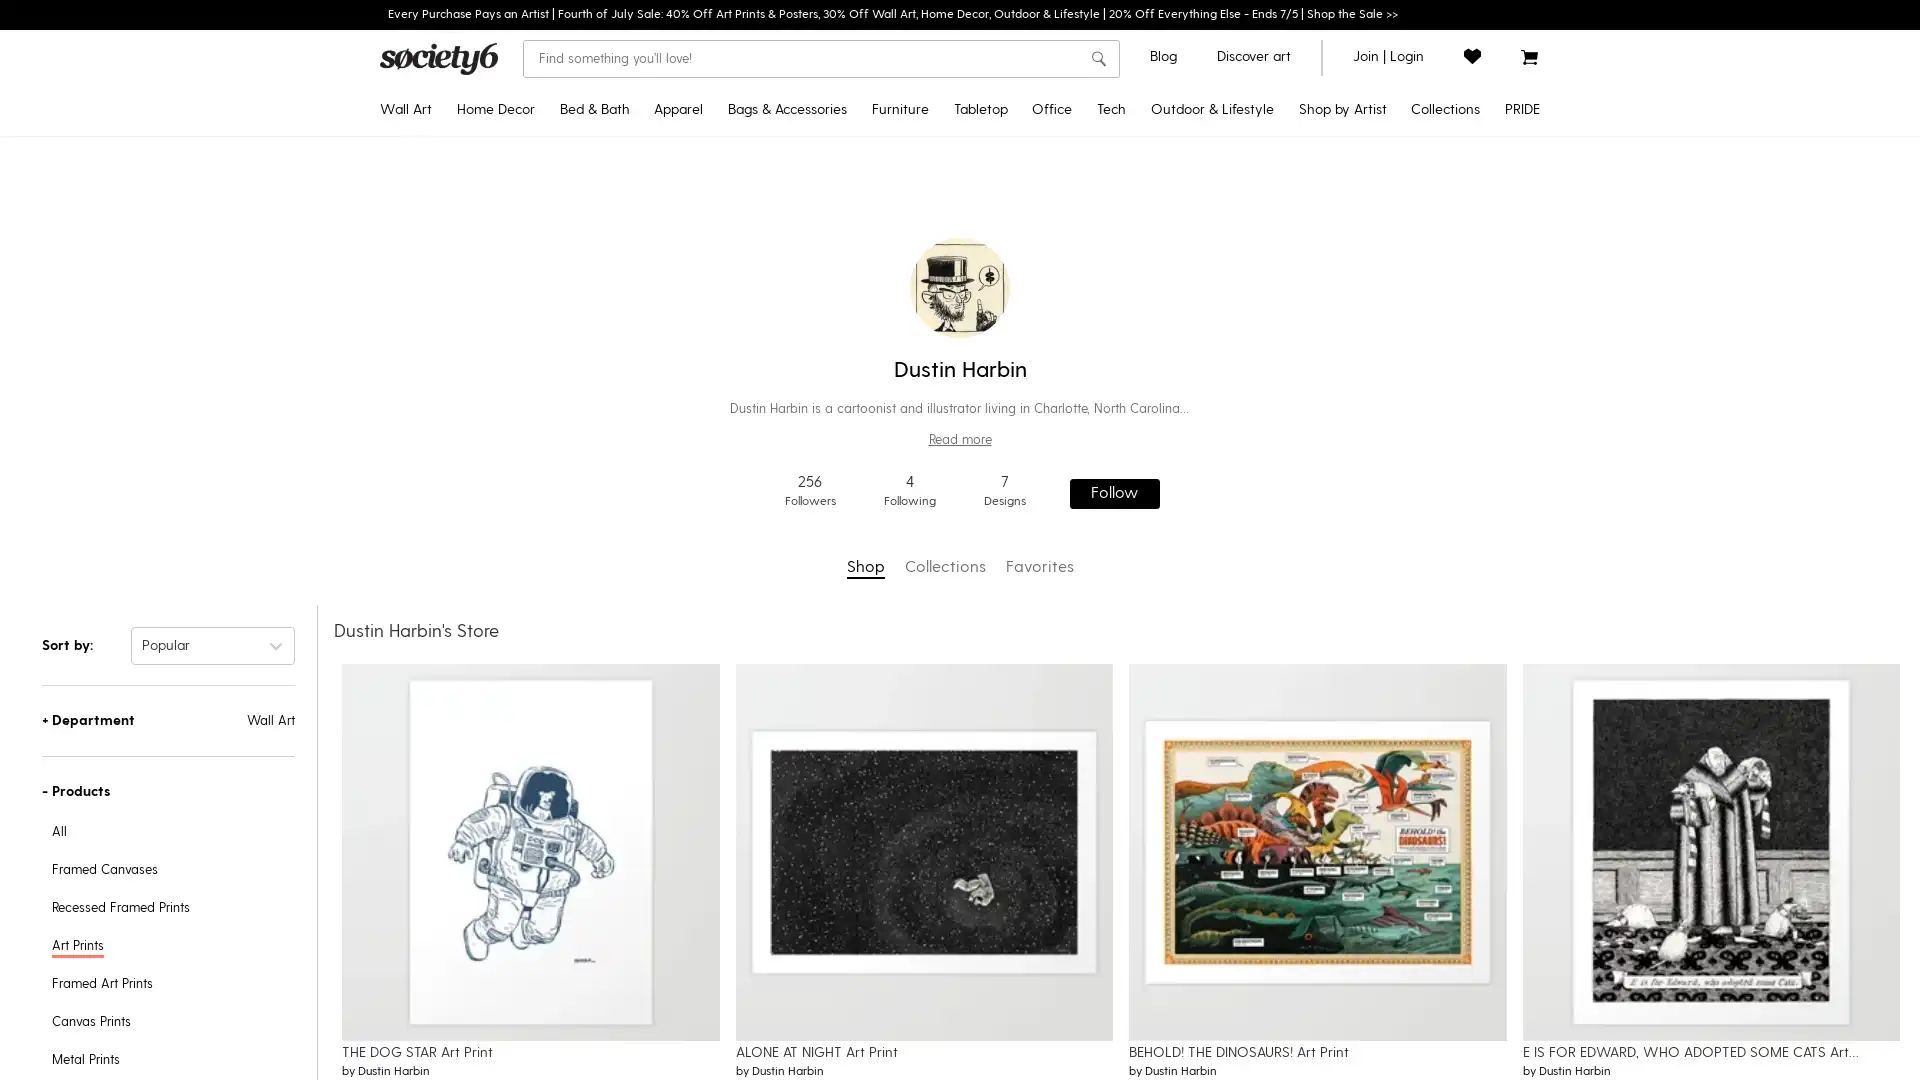 This screenshot has height=1080, width=1920. What do you see at coordinates (1288, 353) in the screenshot?
I see `Support Ukrainian Artists` at bounding box center [1288, 353].